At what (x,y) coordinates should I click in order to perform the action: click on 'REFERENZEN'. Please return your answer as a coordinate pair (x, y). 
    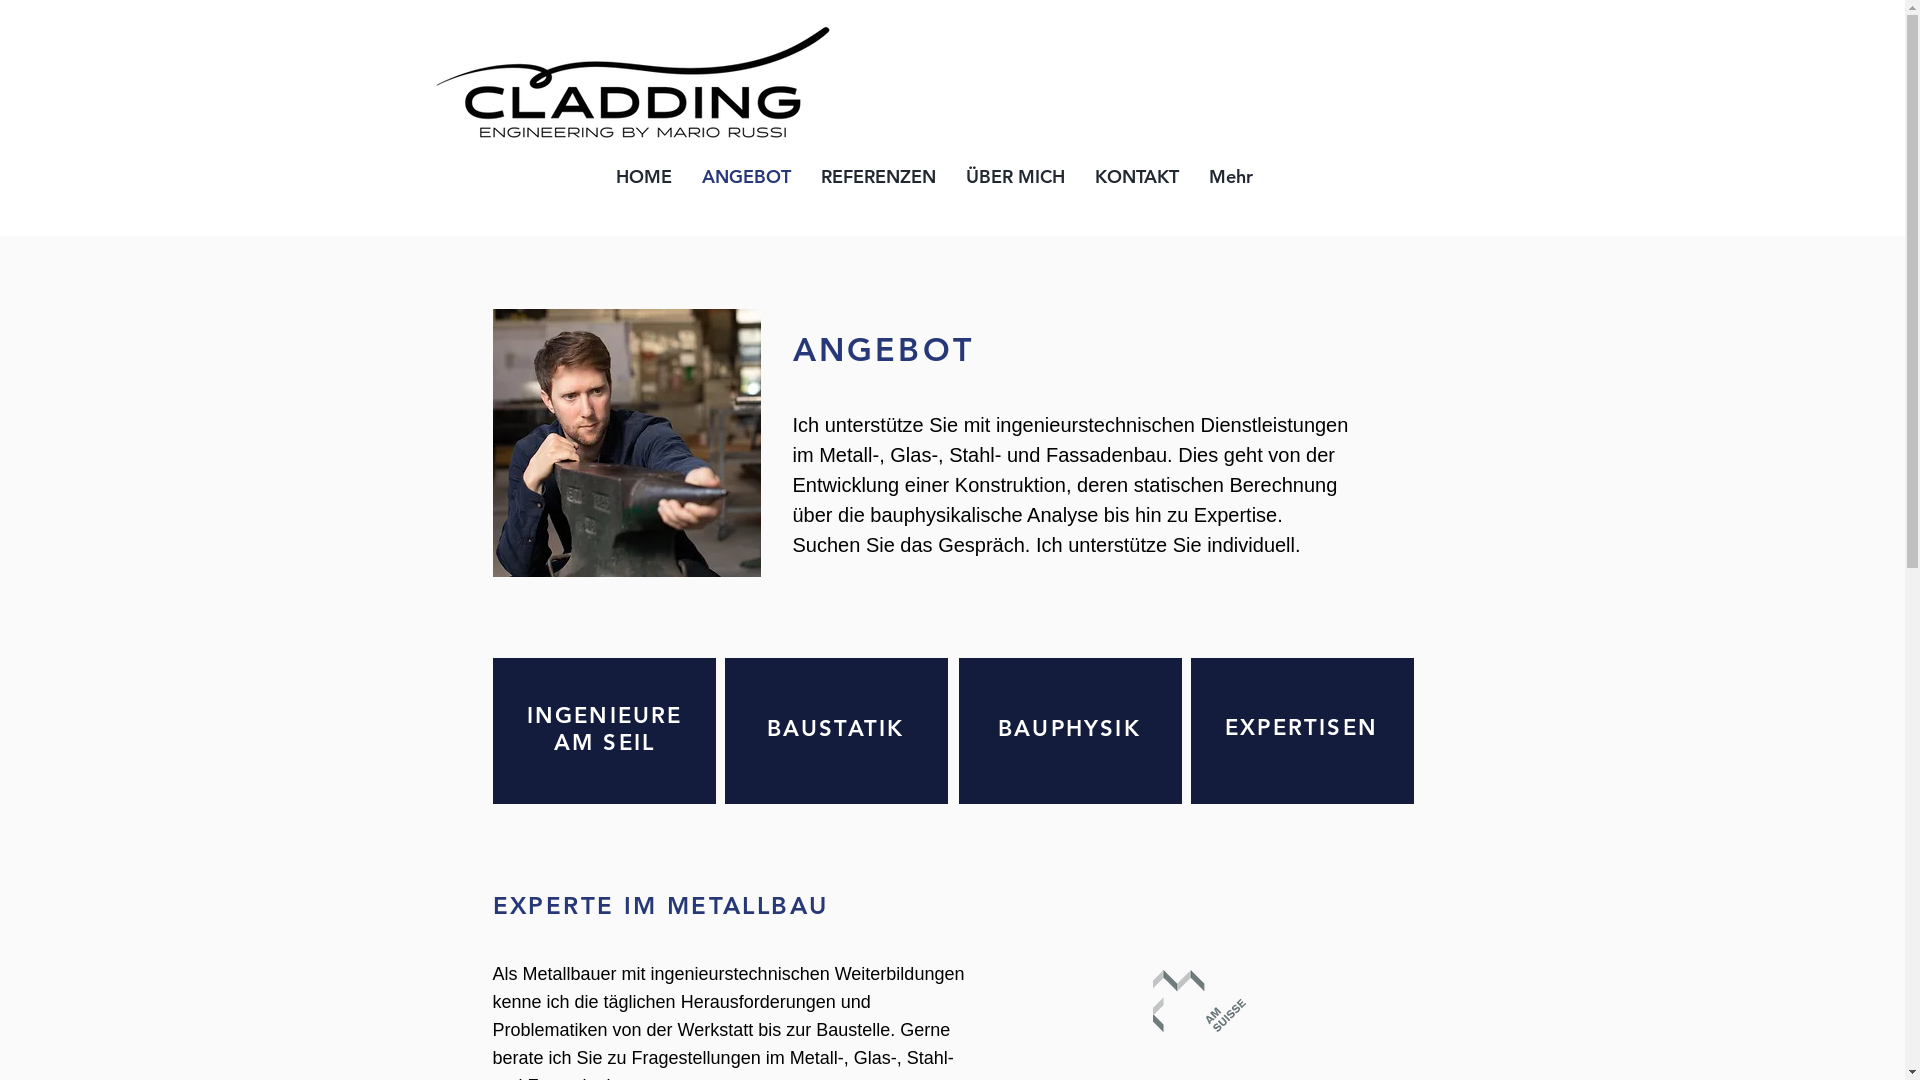
    Looking at the image, I should click on (878, 184).